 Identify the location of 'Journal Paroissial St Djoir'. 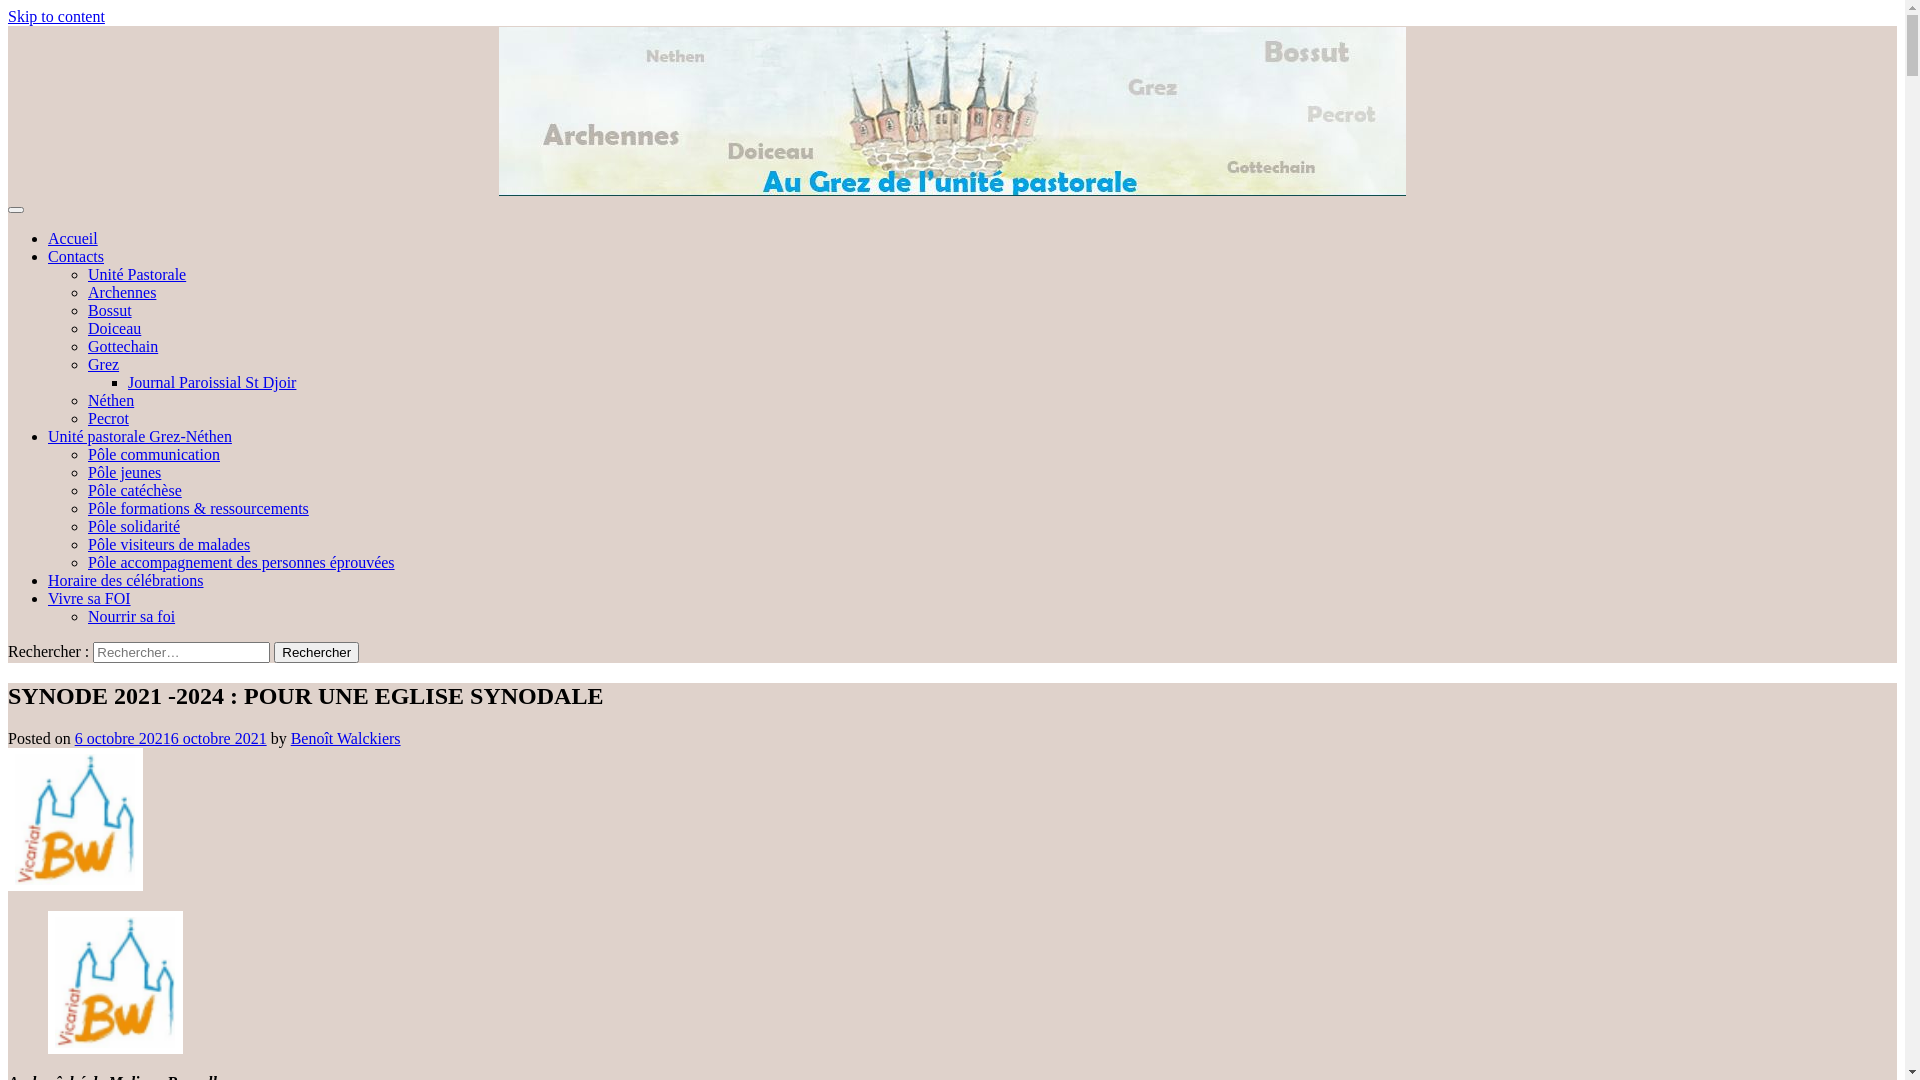
(127, 382).